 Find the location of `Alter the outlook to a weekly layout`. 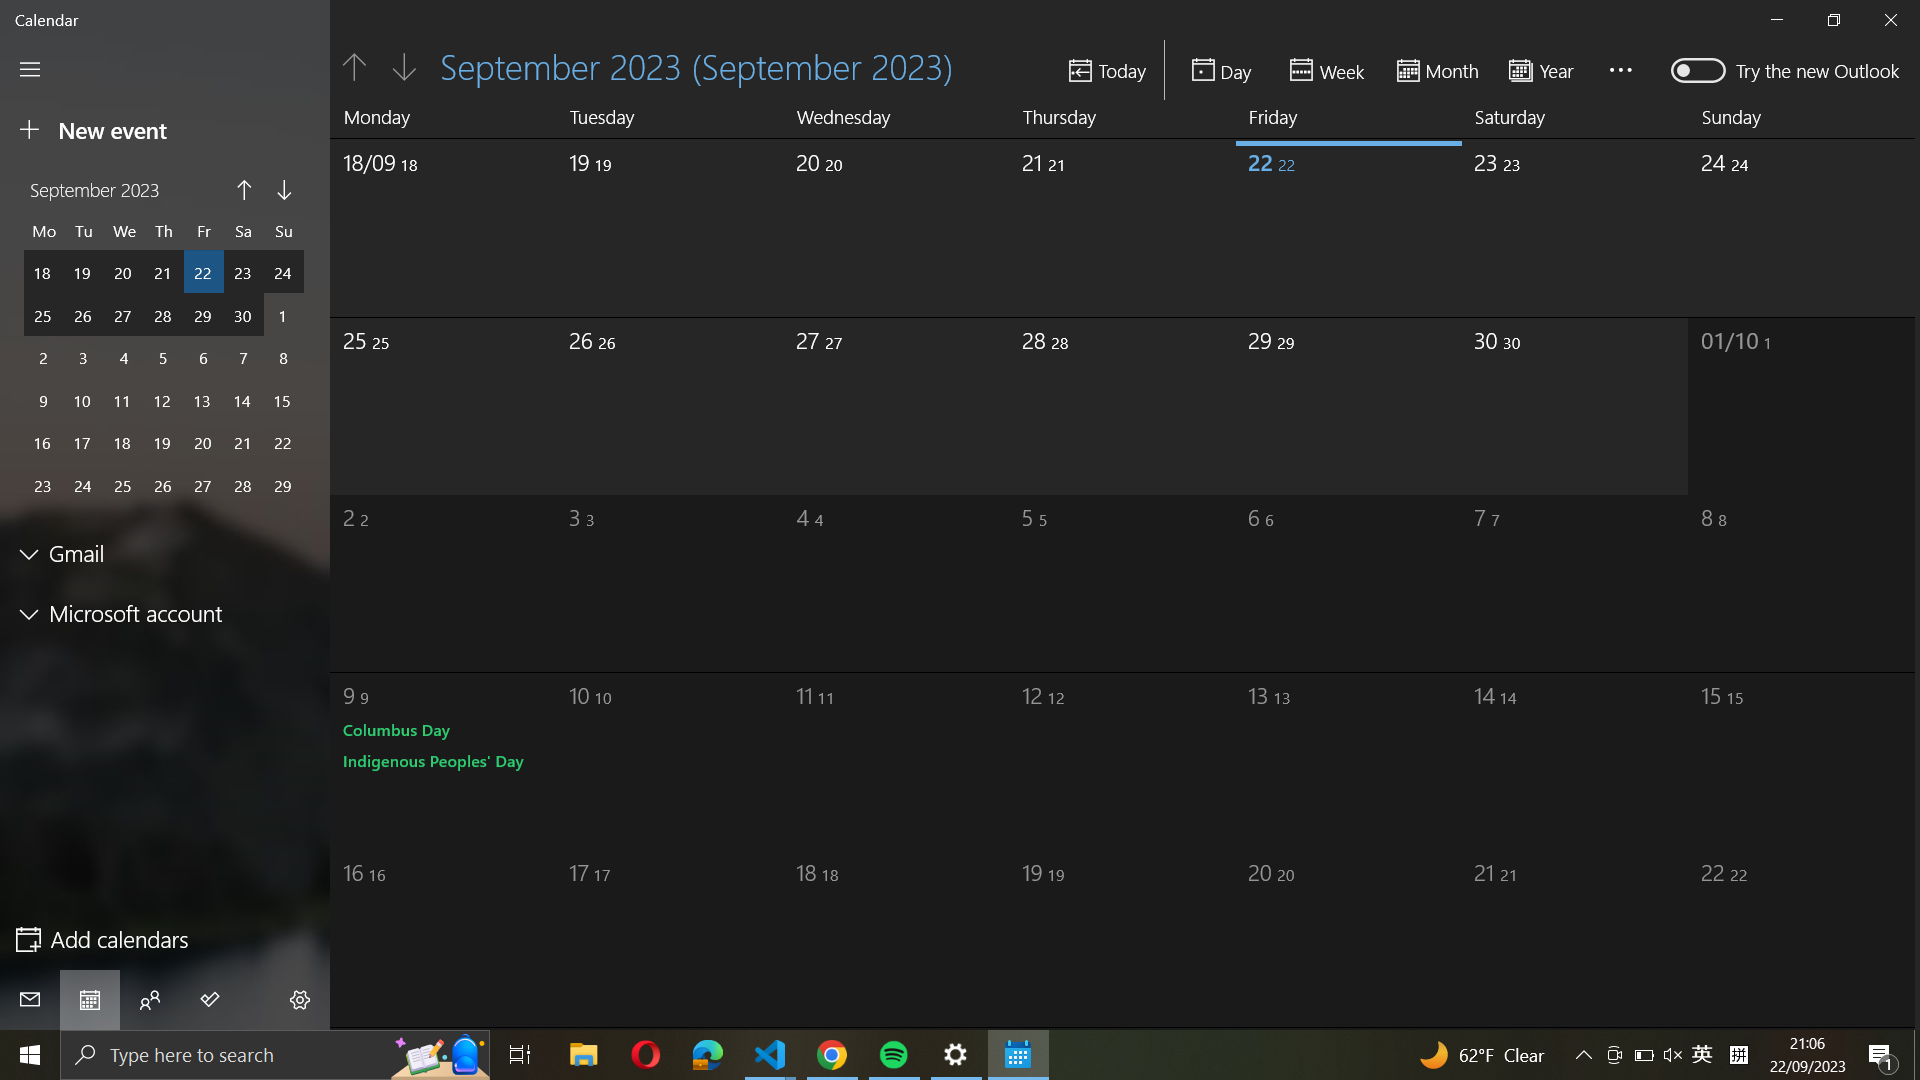

Alter the outlook to a weekly layout is located at coordinates (1329, 68).